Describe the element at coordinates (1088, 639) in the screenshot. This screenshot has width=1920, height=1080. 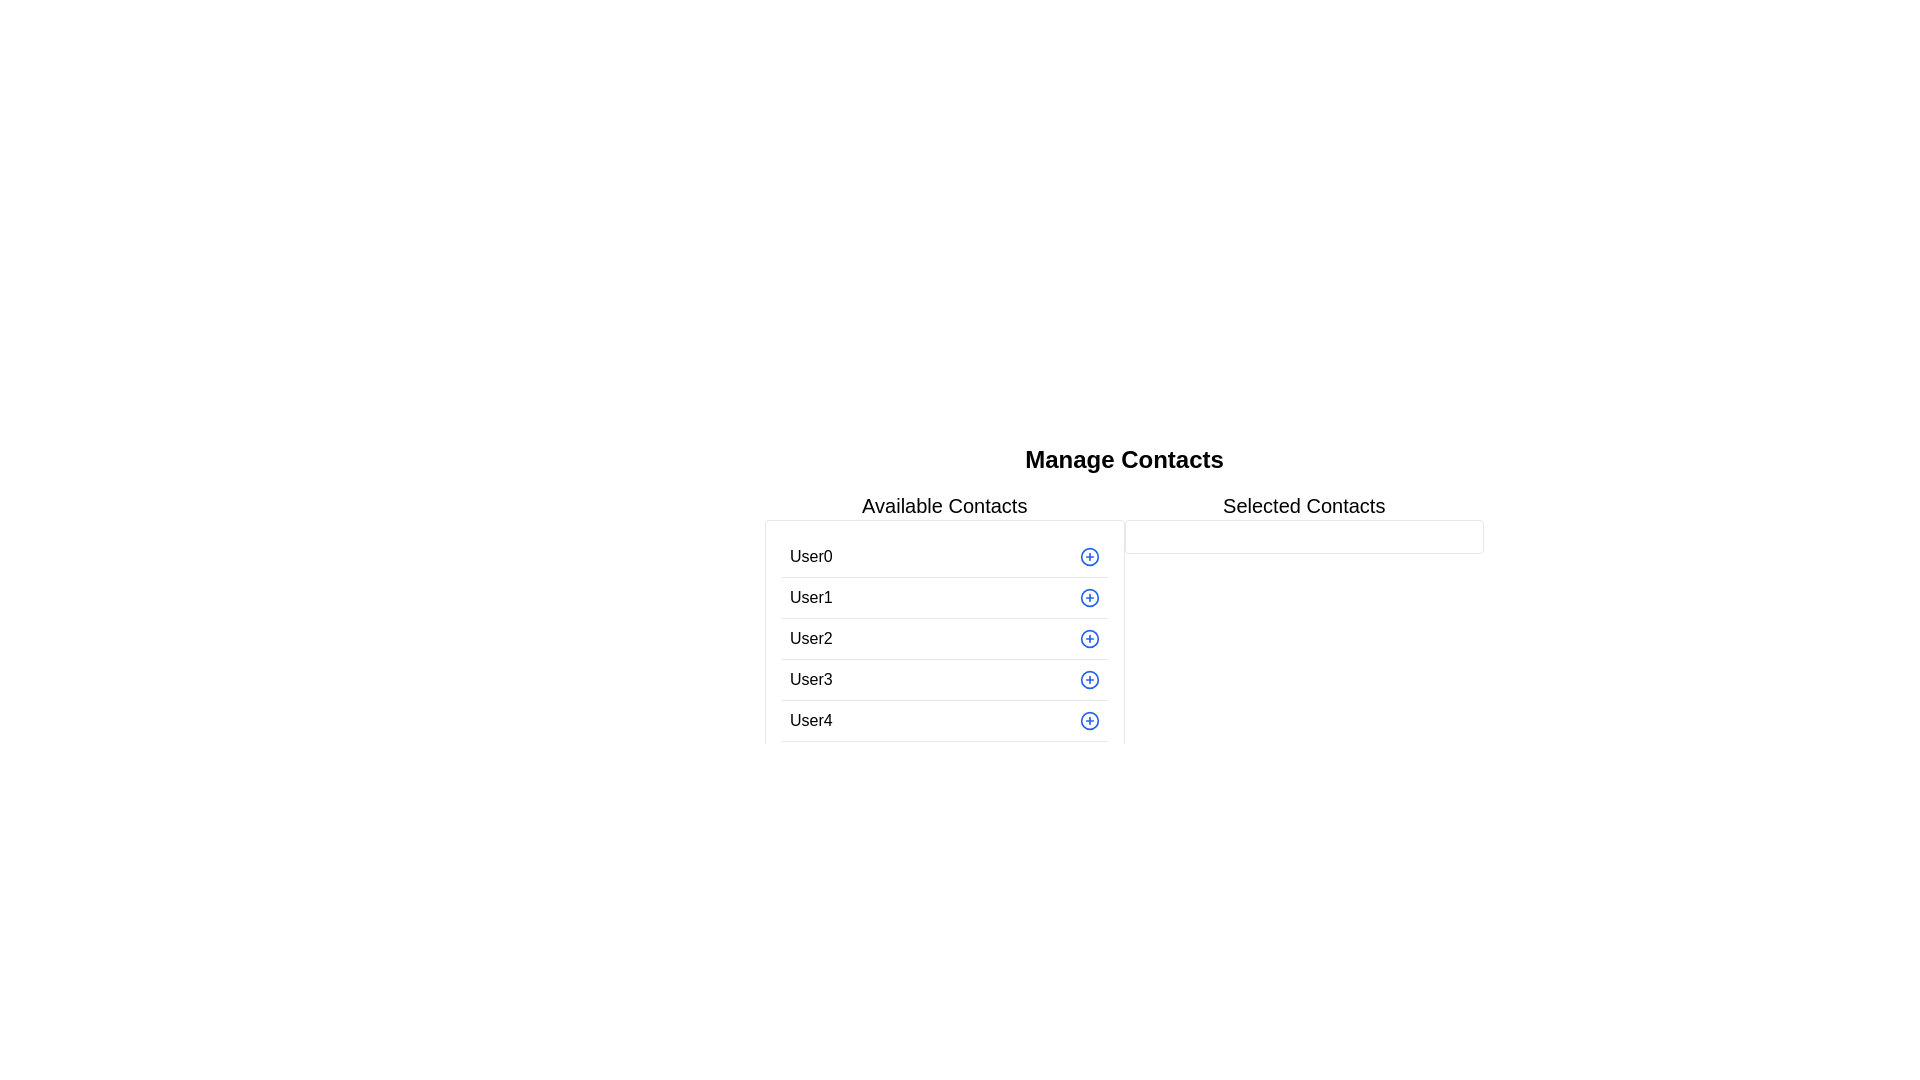
I see `the circular blue plus sign button located on the far right of the row labeled 'User2' in the 'Available Contacts' list` at that location.